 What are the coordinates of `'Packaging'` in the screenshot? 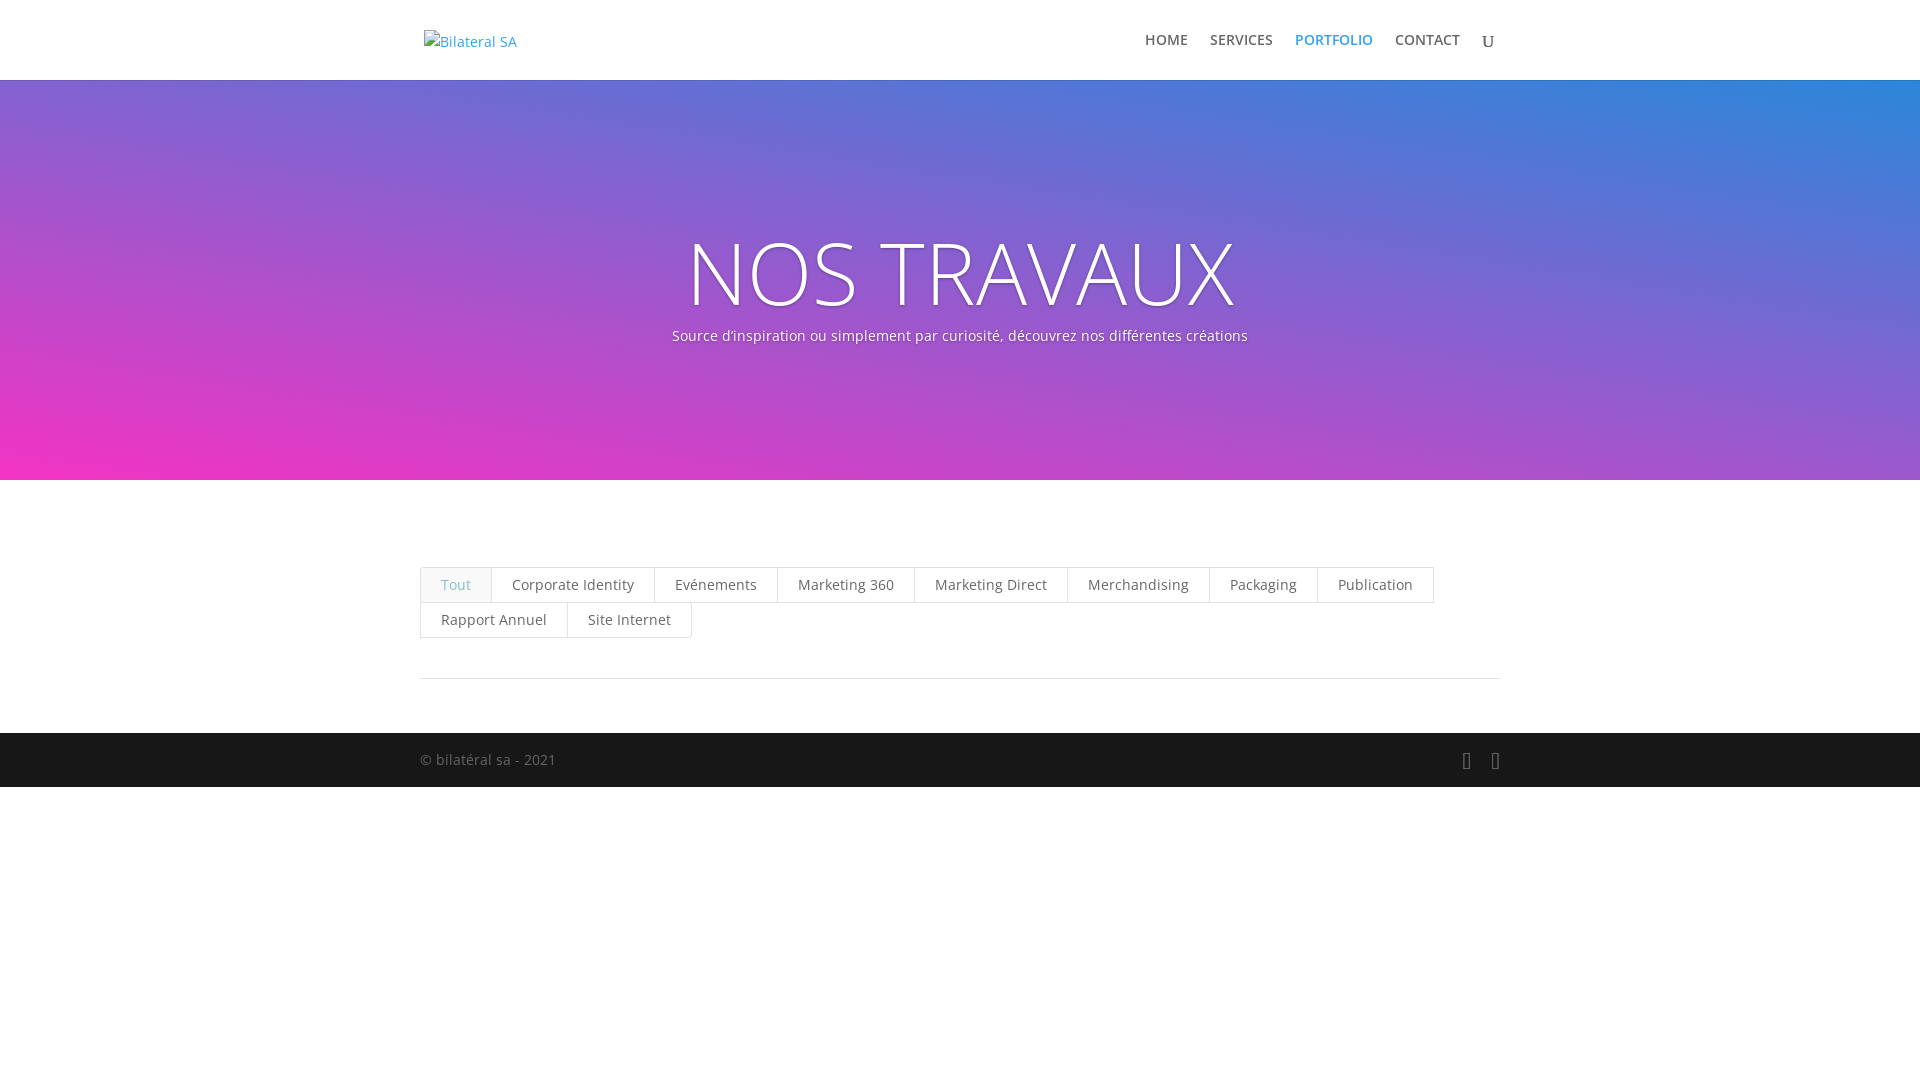 It's located at (1262, 585).